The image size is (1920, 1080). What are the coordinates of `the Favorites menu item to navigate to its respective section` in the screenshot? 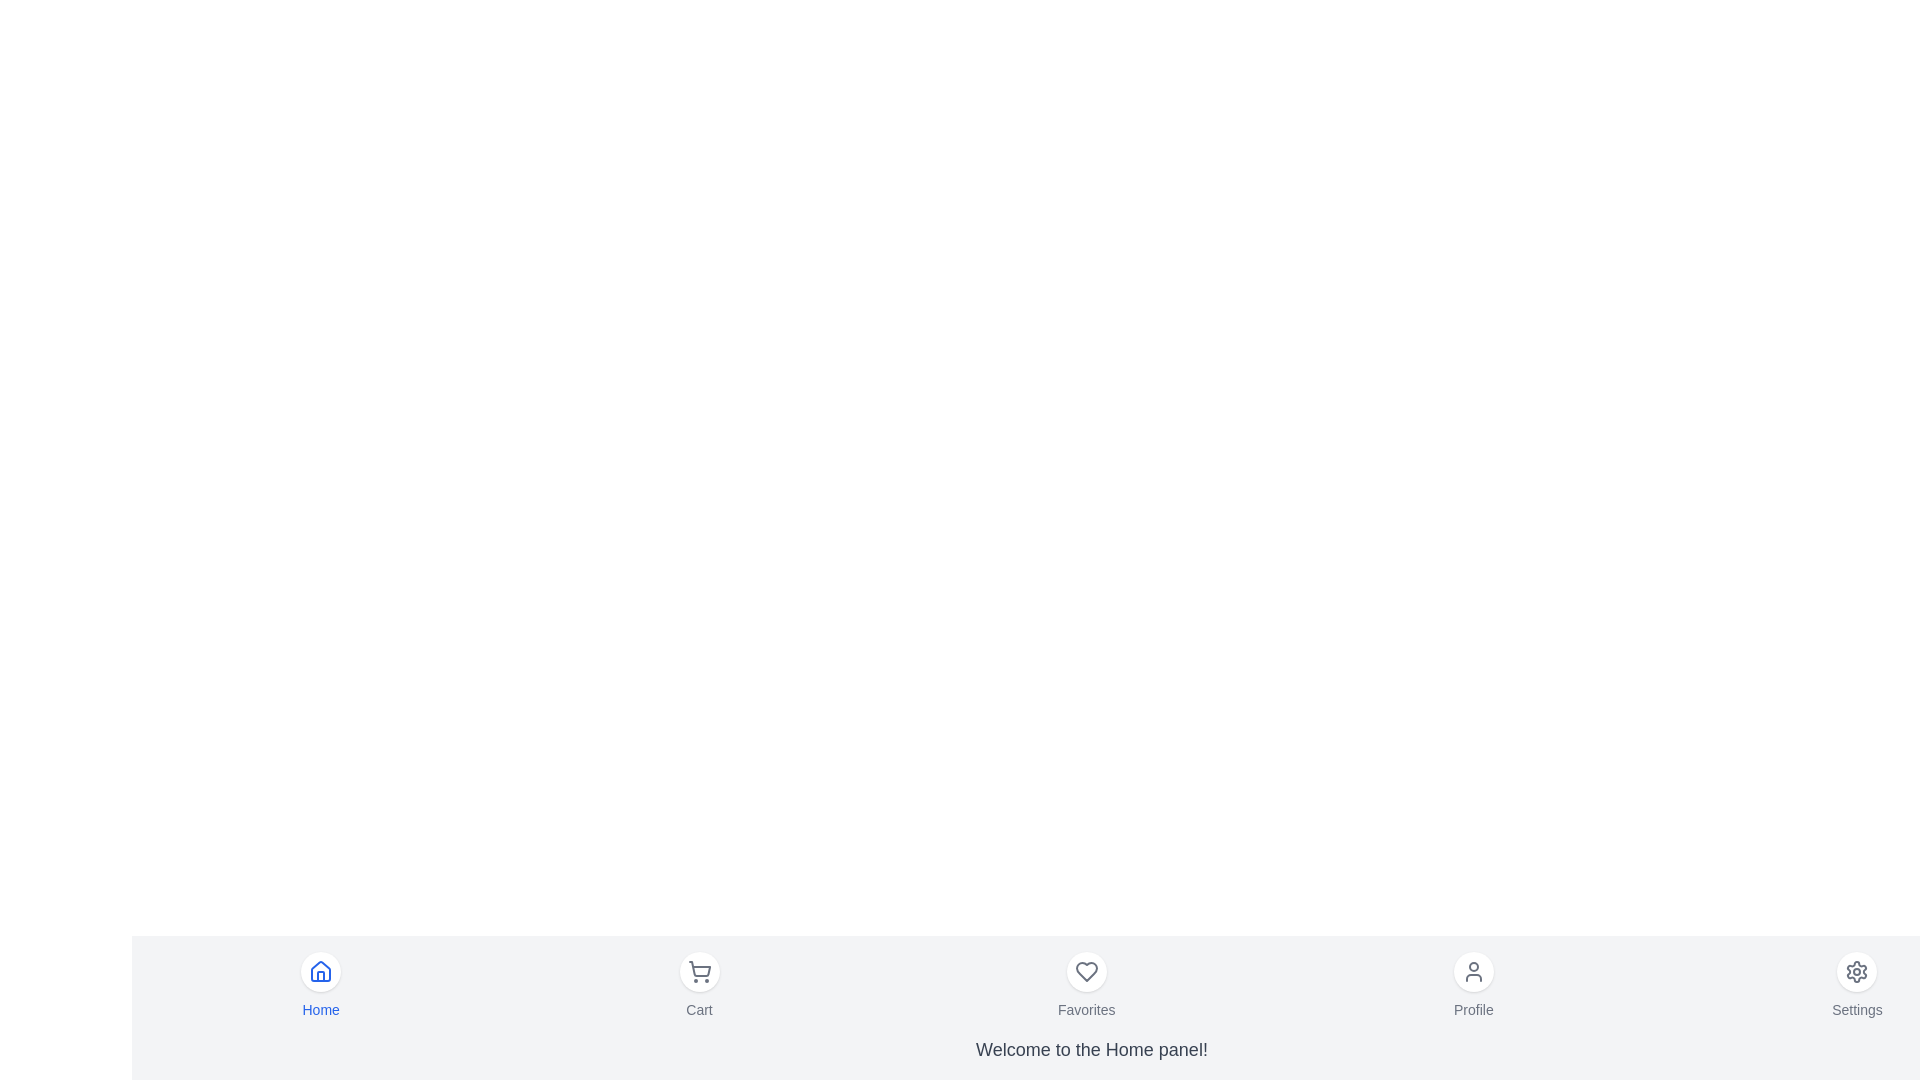 It's located at (1084, 985).